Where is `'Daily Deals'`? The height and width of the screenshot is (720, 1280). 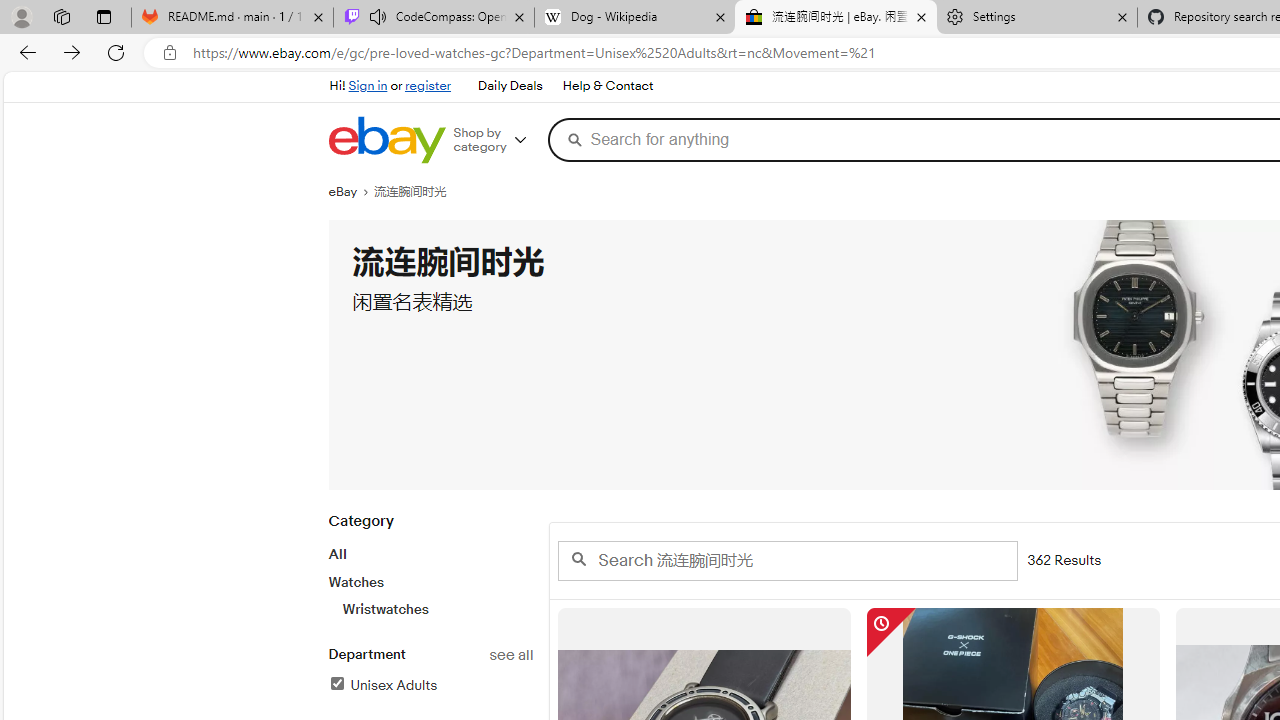
'Daily Deals' is located at coordinates (509, 85).